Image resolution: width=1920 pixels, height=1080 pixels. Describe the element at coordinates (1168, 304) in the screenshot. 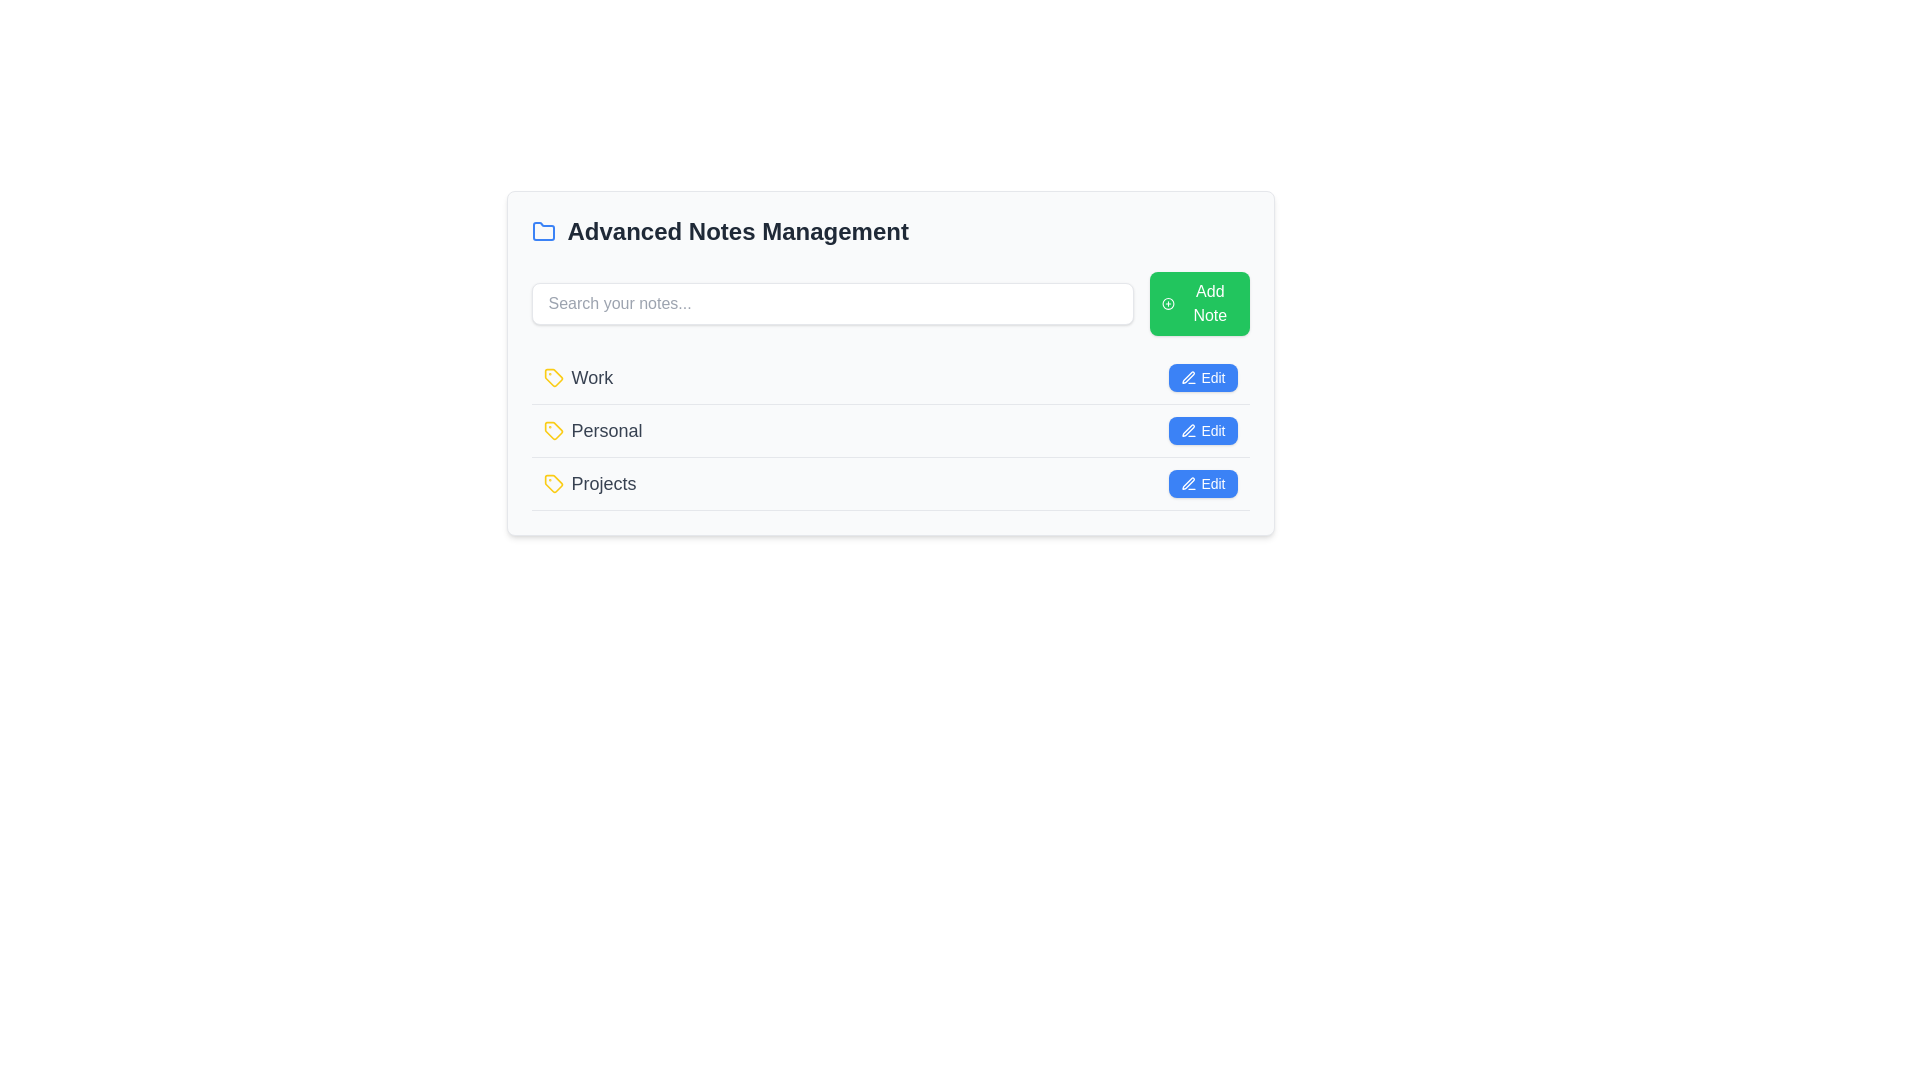

I see `the 'Add Note' icon located on the left side of the button text` at that location.